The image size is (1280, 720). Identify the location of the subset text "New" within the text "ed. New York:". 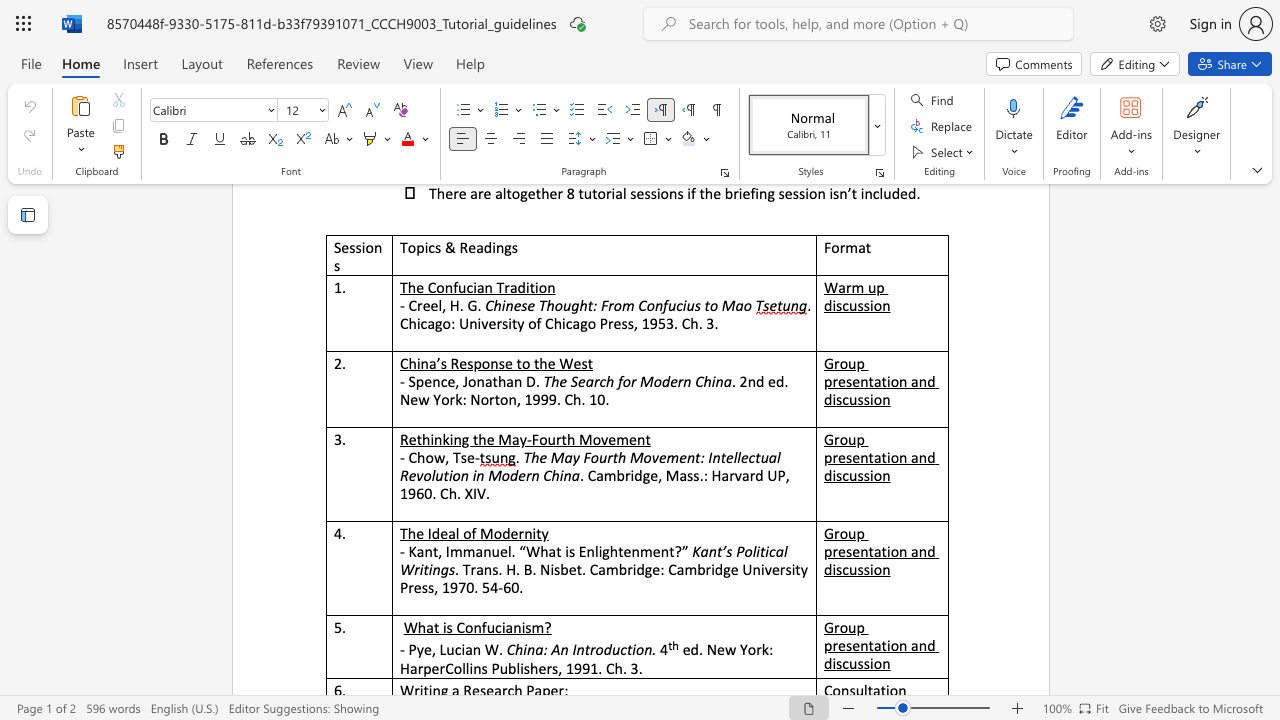
(706, 649).